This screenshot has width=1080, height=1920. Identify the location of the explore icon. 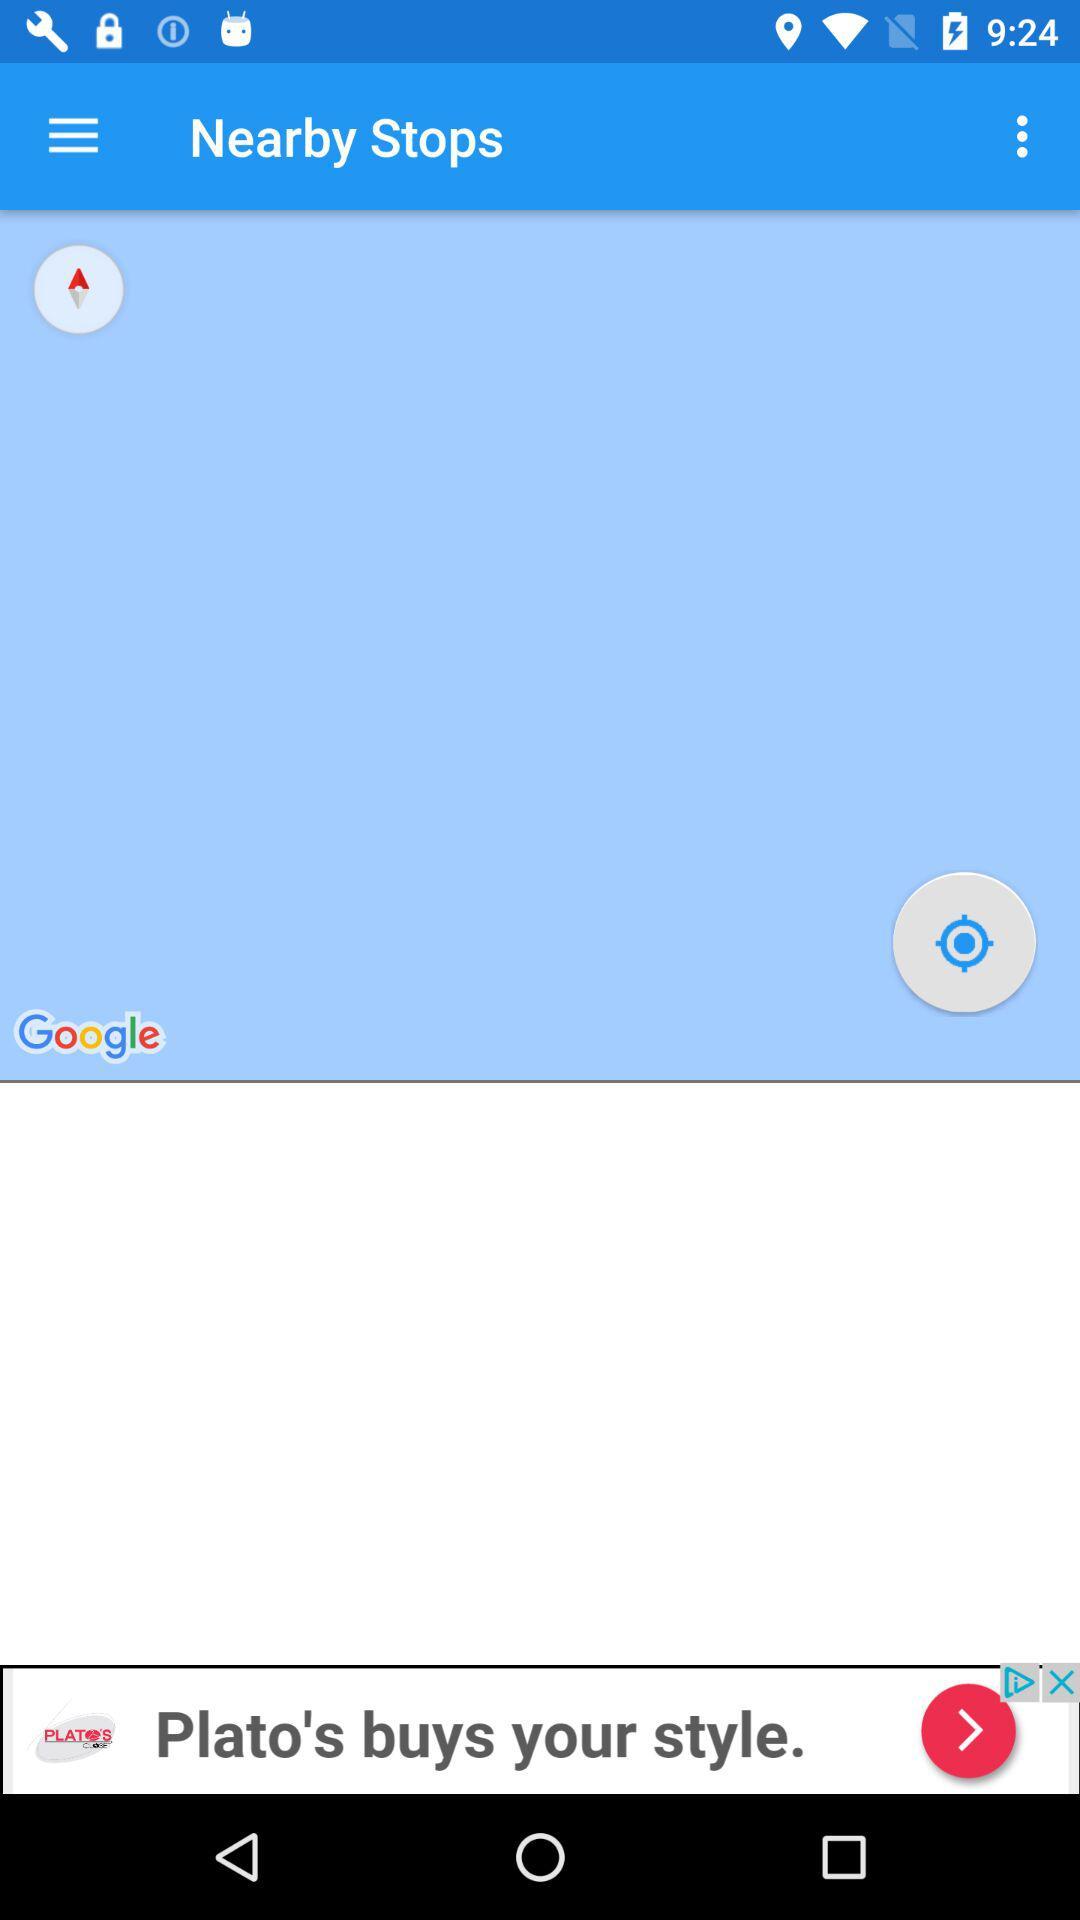
(77, 287).